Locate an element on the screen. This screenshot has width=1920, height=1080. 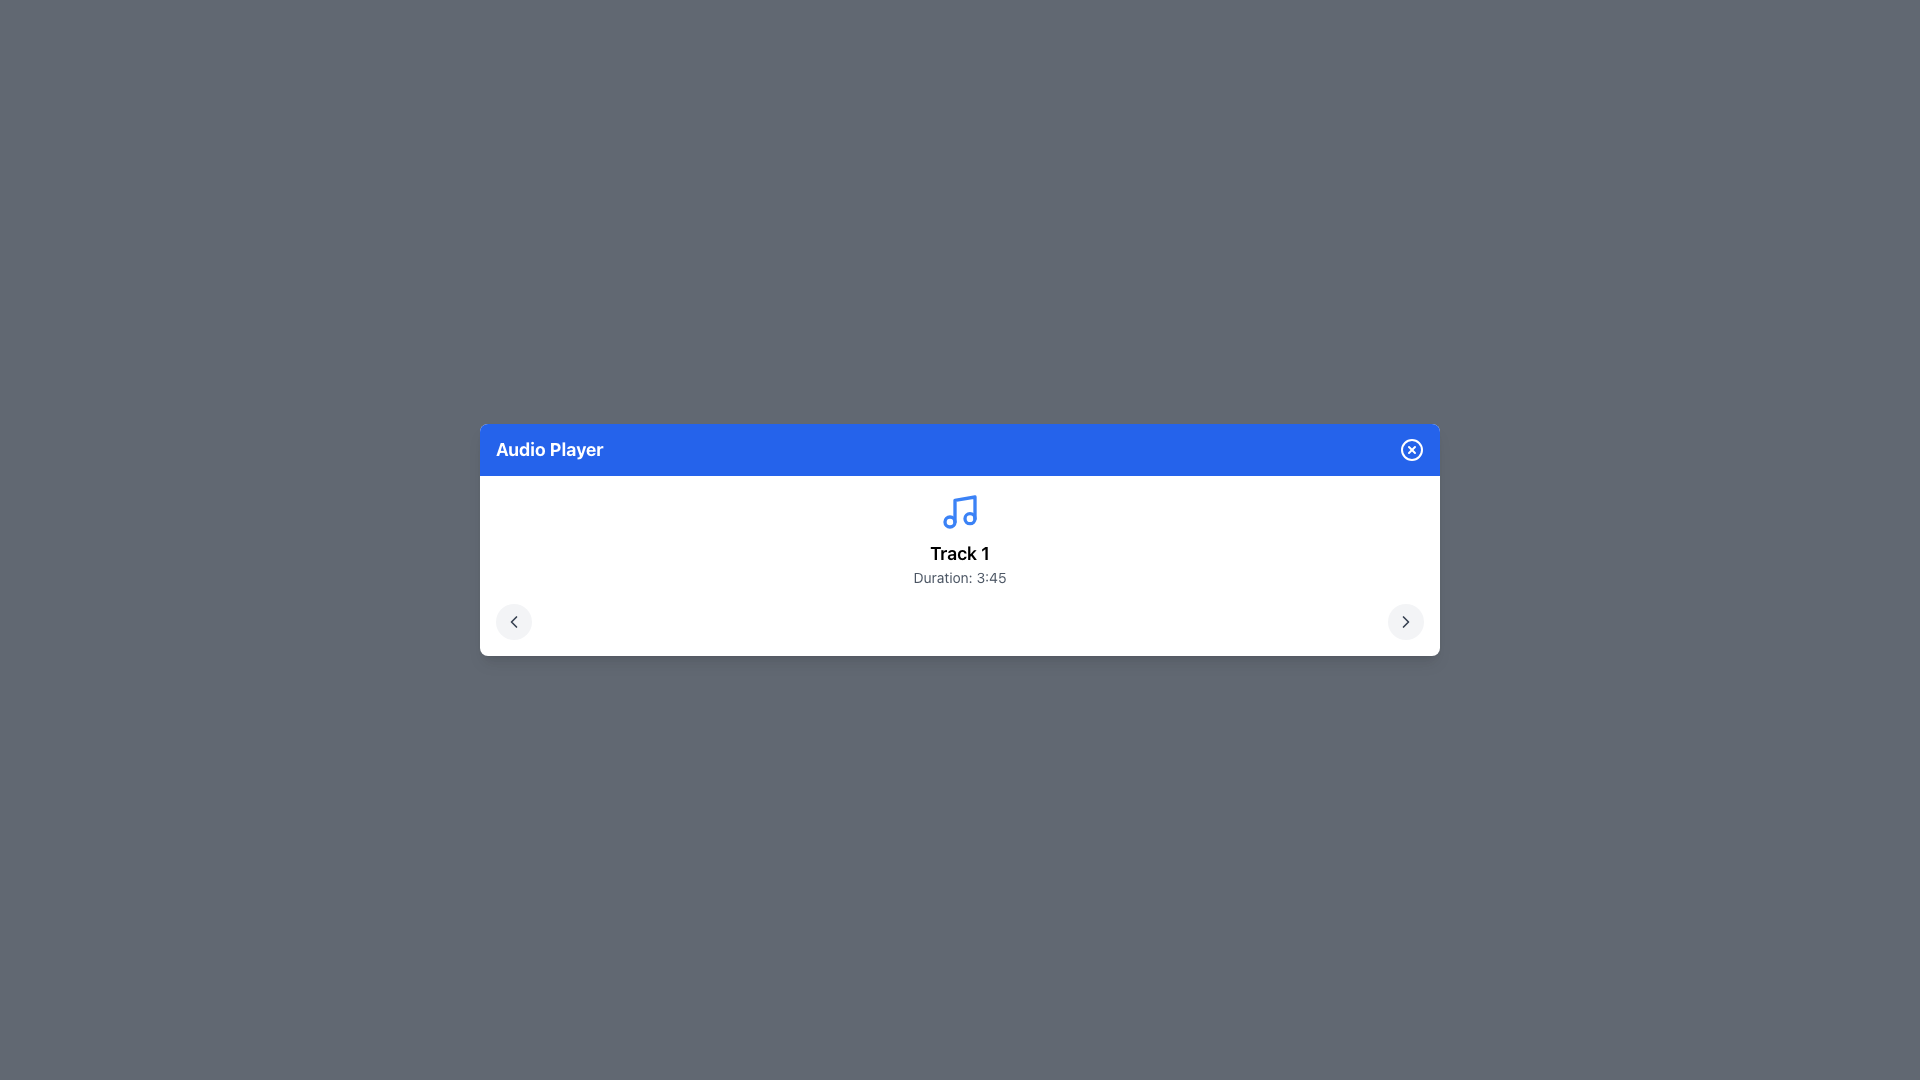
the title text label of the audio track, which is positioned at the upper-central part of the audio player interface is located at coordinates (960, 554).